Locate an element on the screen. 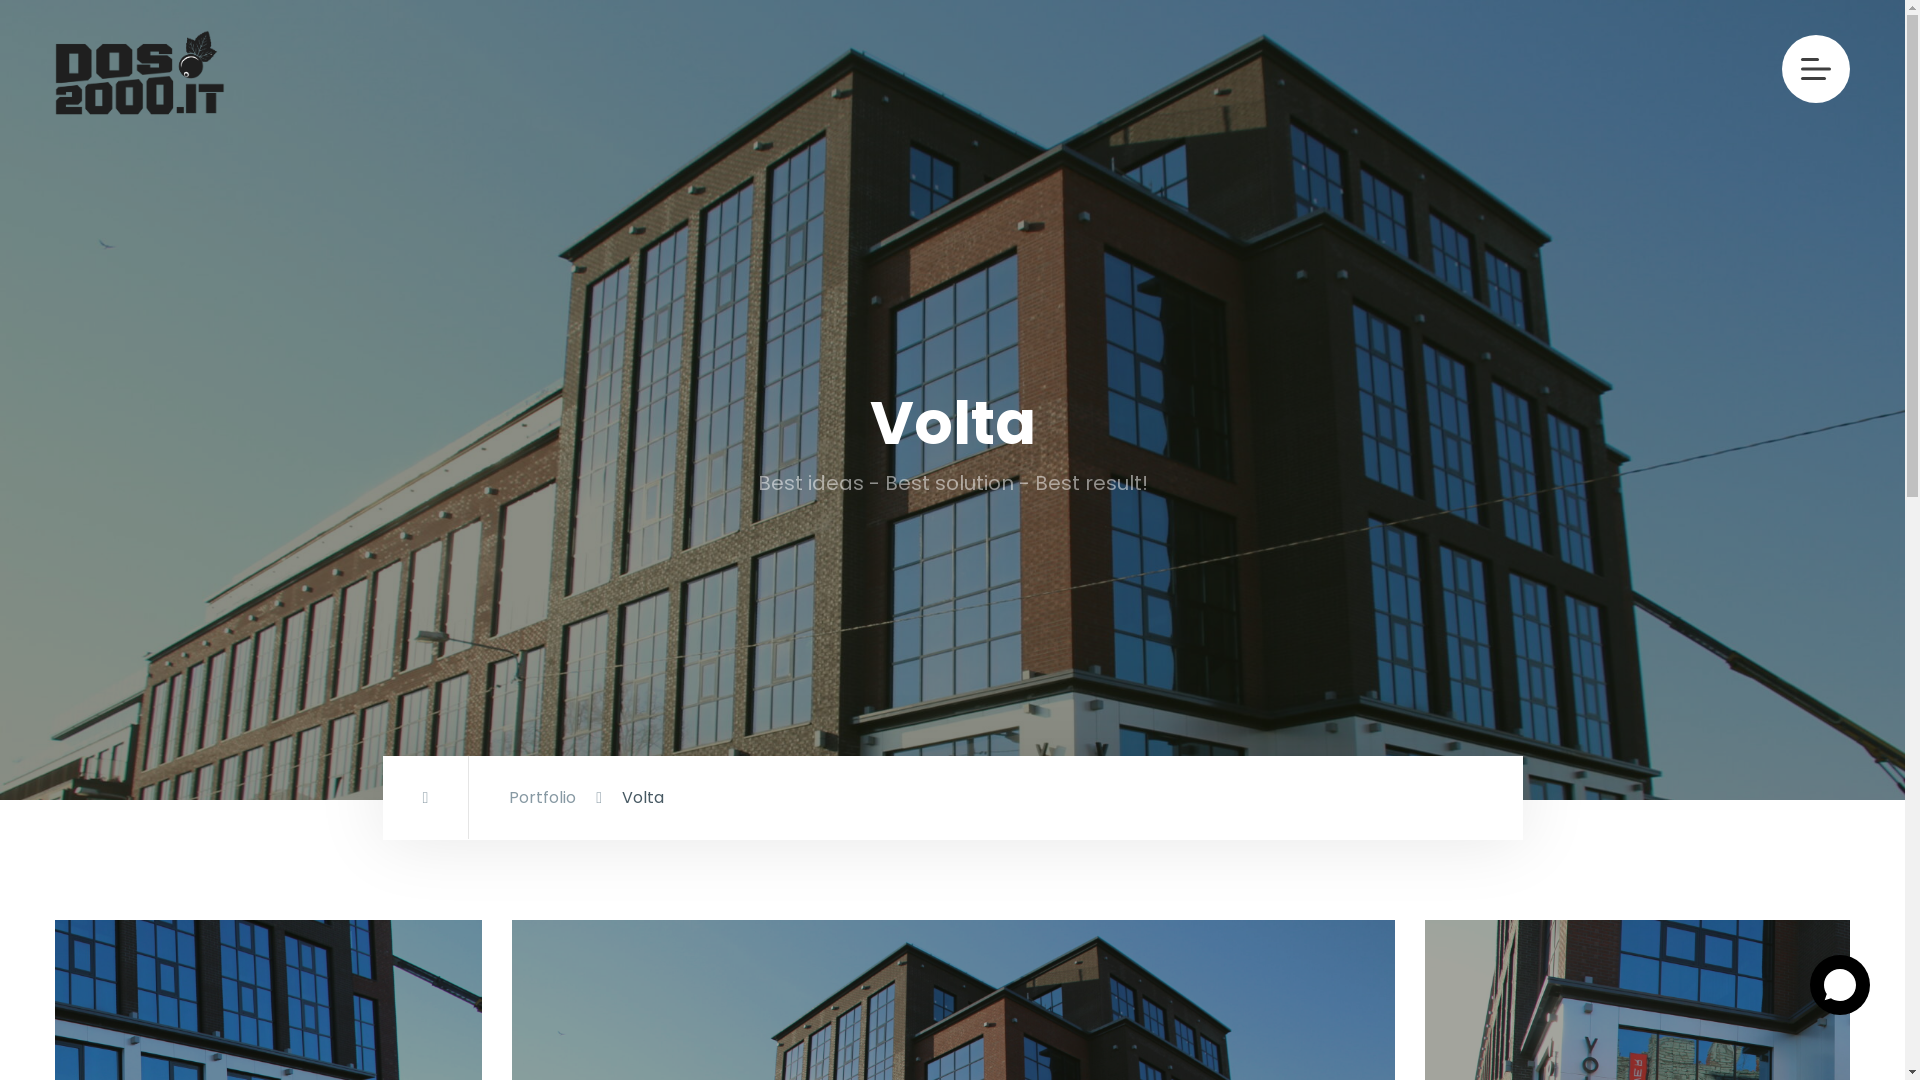 The width and height of the screenshot is (1920, 1080). 'Portfolio' is located at coordinates (508, 796).